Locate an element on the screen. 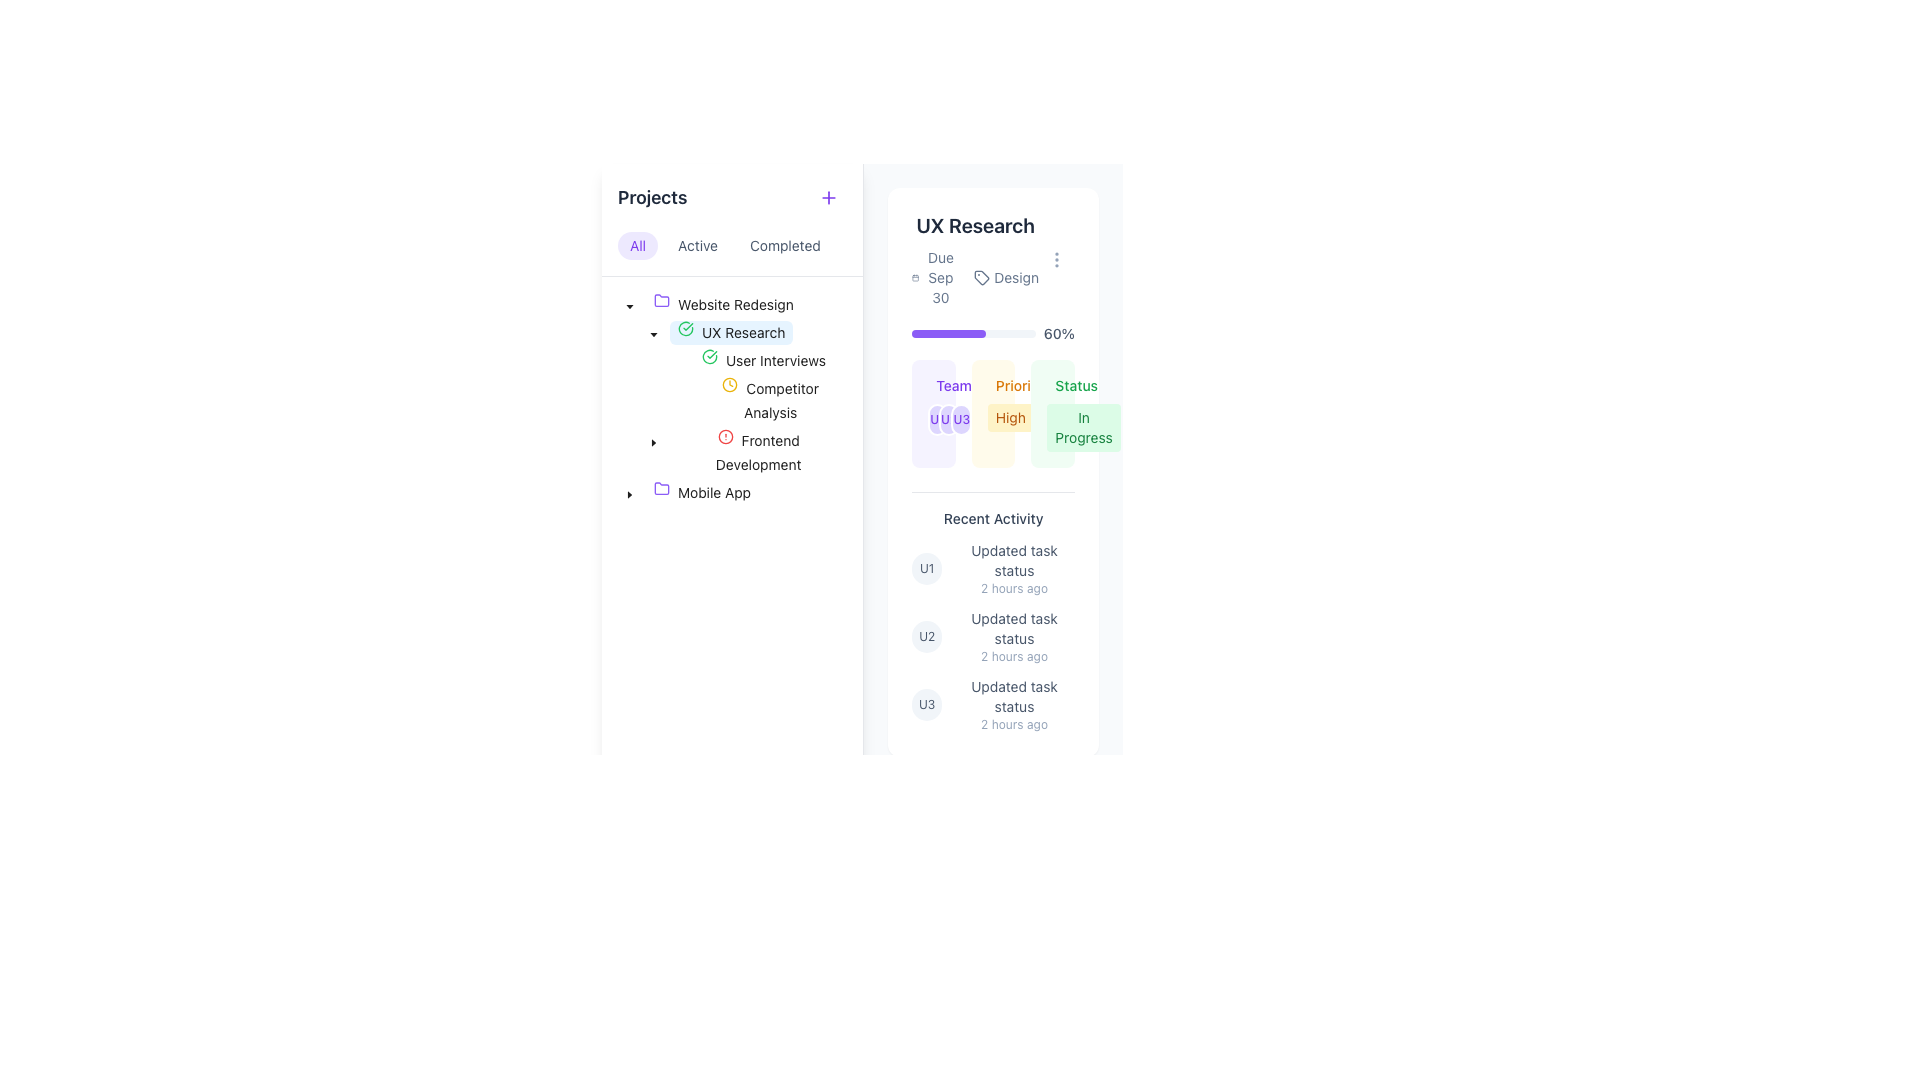 The width and height of the screenshot is (1920, 1080). the Circle avatar representation is located at coordinates (926, 704).